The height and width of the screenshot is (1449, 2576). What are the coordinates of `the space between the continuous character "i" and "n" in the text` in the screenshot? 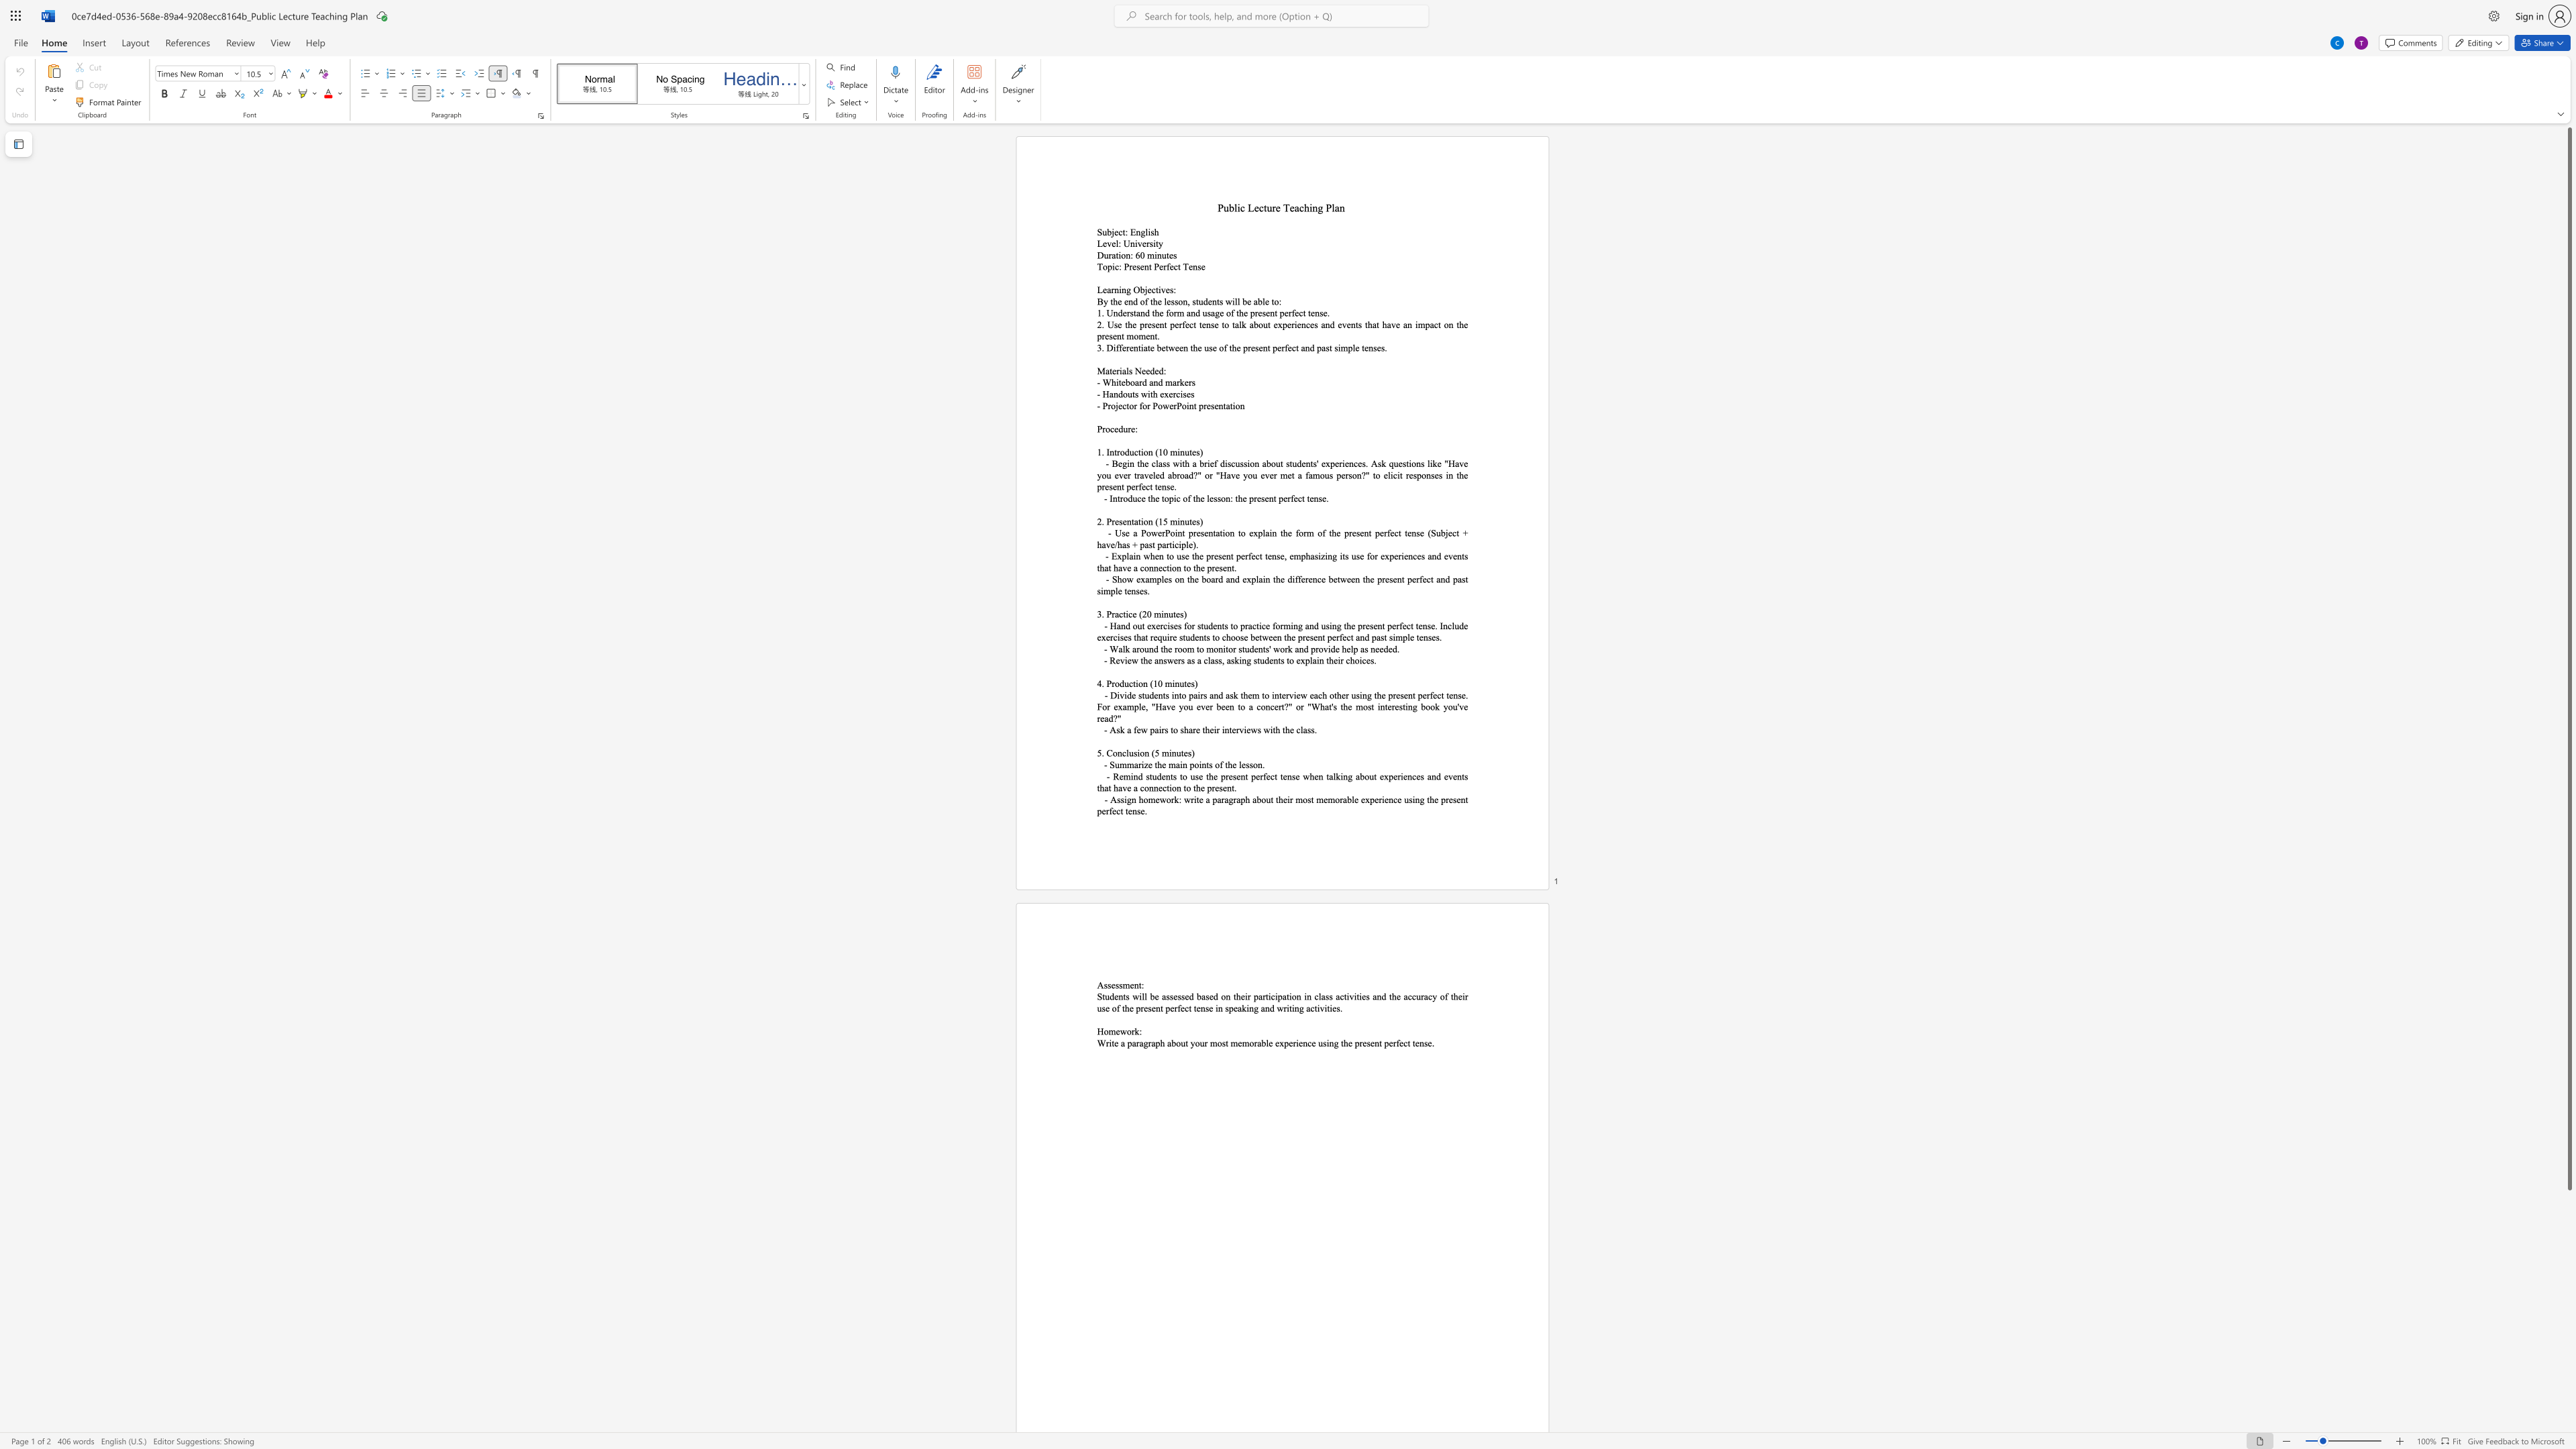 It's located at (1179, 452).